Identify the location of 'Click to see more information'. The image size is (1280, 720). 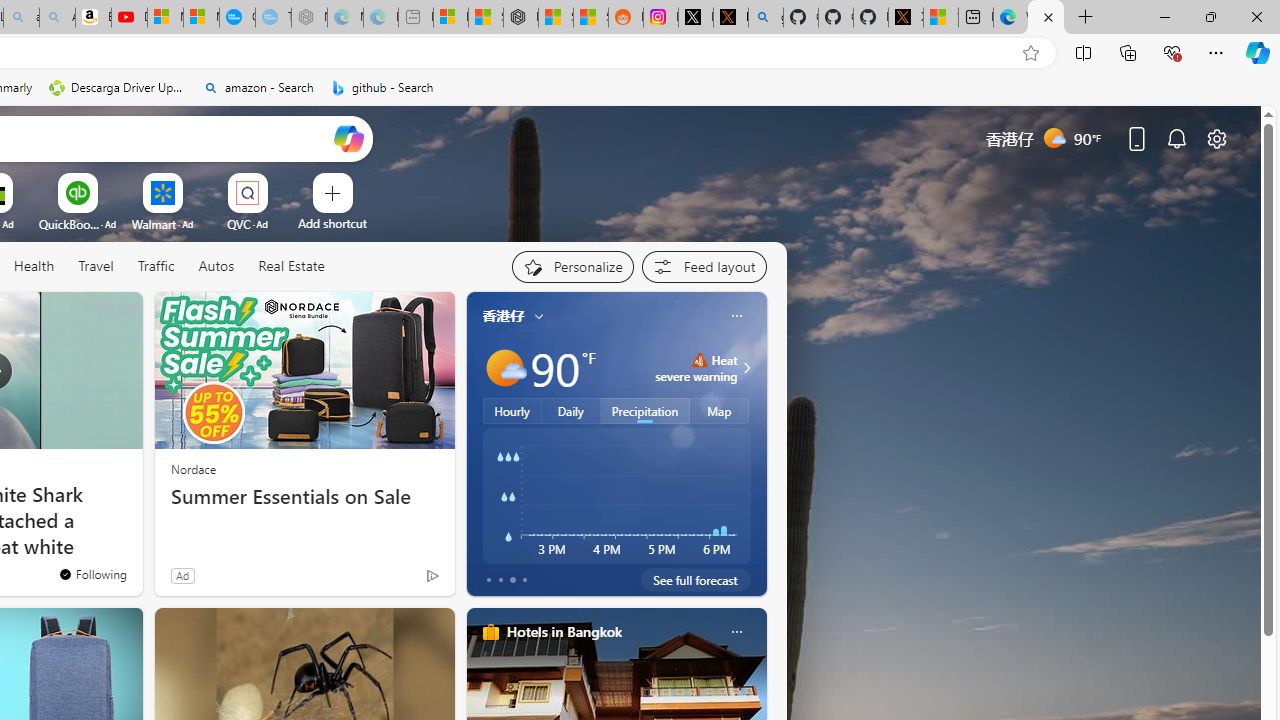
(743, 367).